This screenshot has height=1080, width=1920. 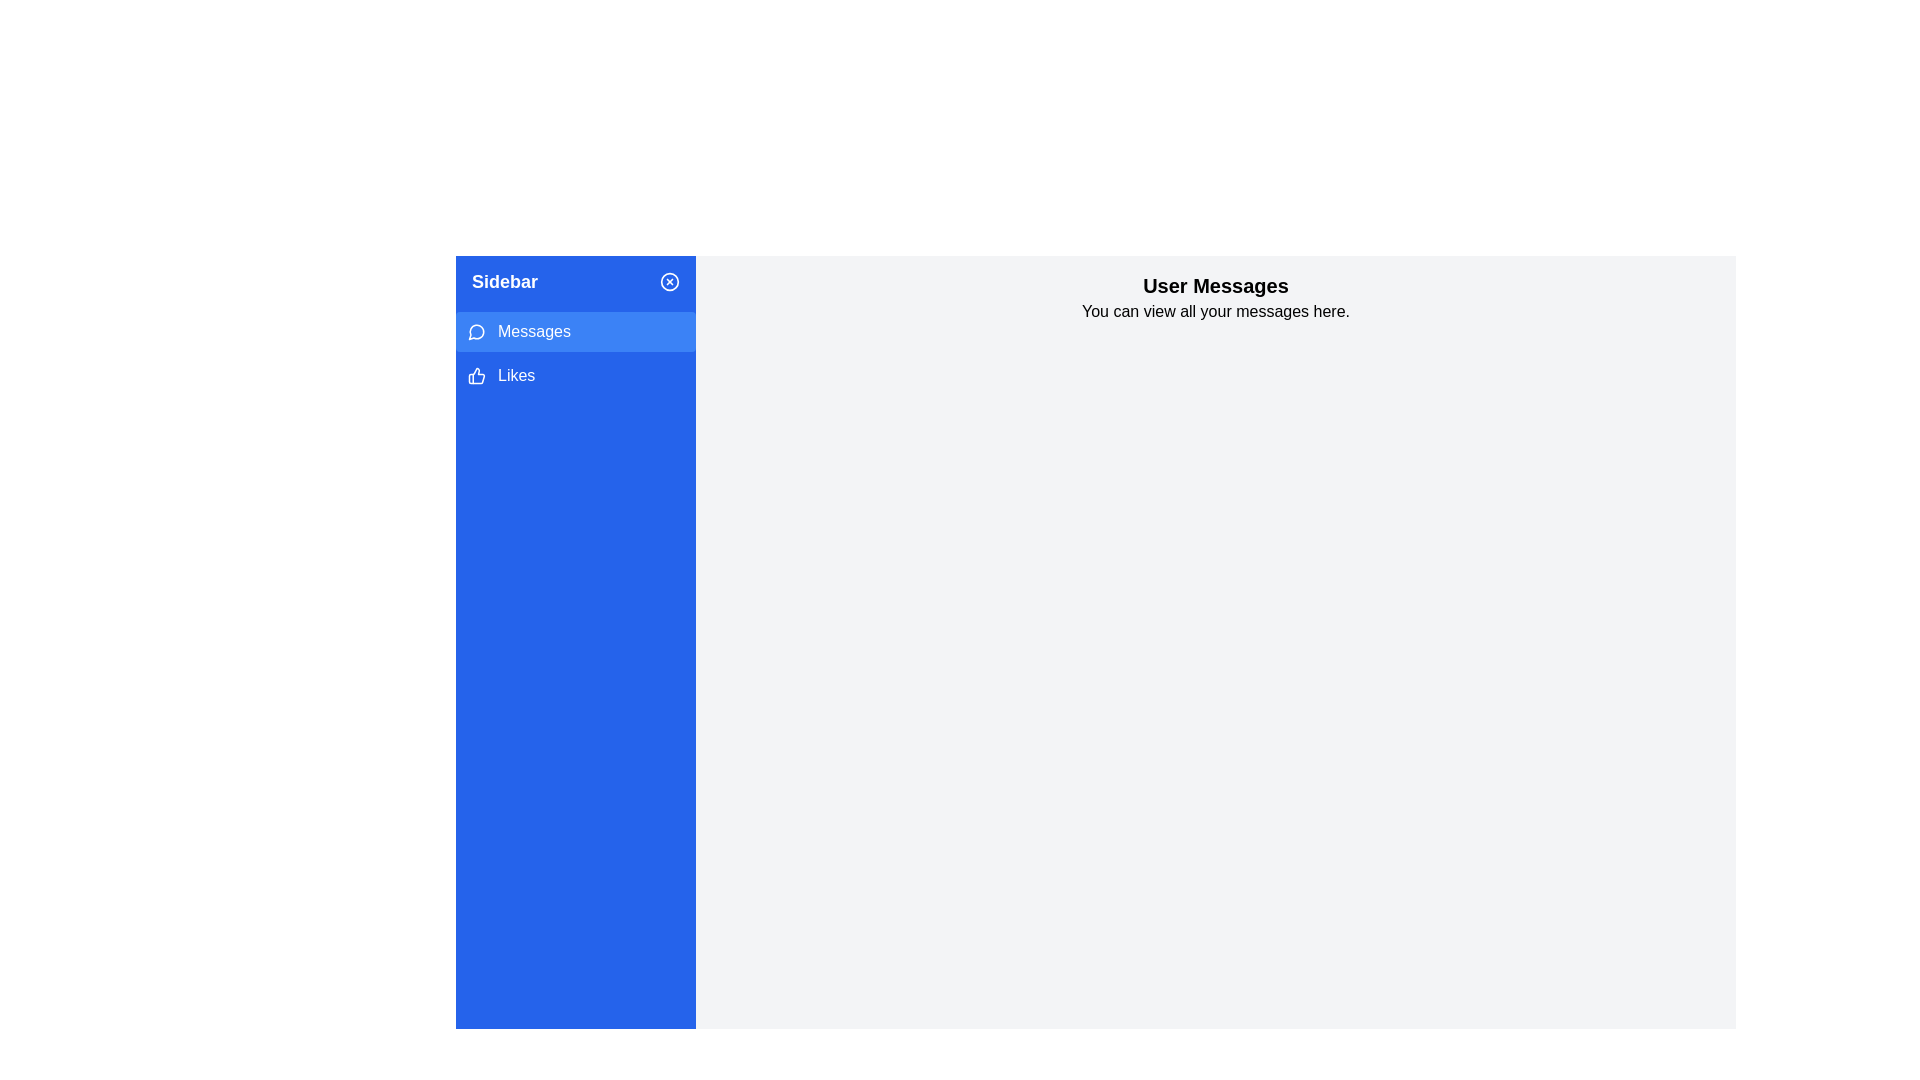 What do you see at coordinates (670, 281) in the screenshot?
I see `the small circular icon with a blue background and white outlined border located in the upper-right corner of the sidebar` at bounding box center [670, 281].